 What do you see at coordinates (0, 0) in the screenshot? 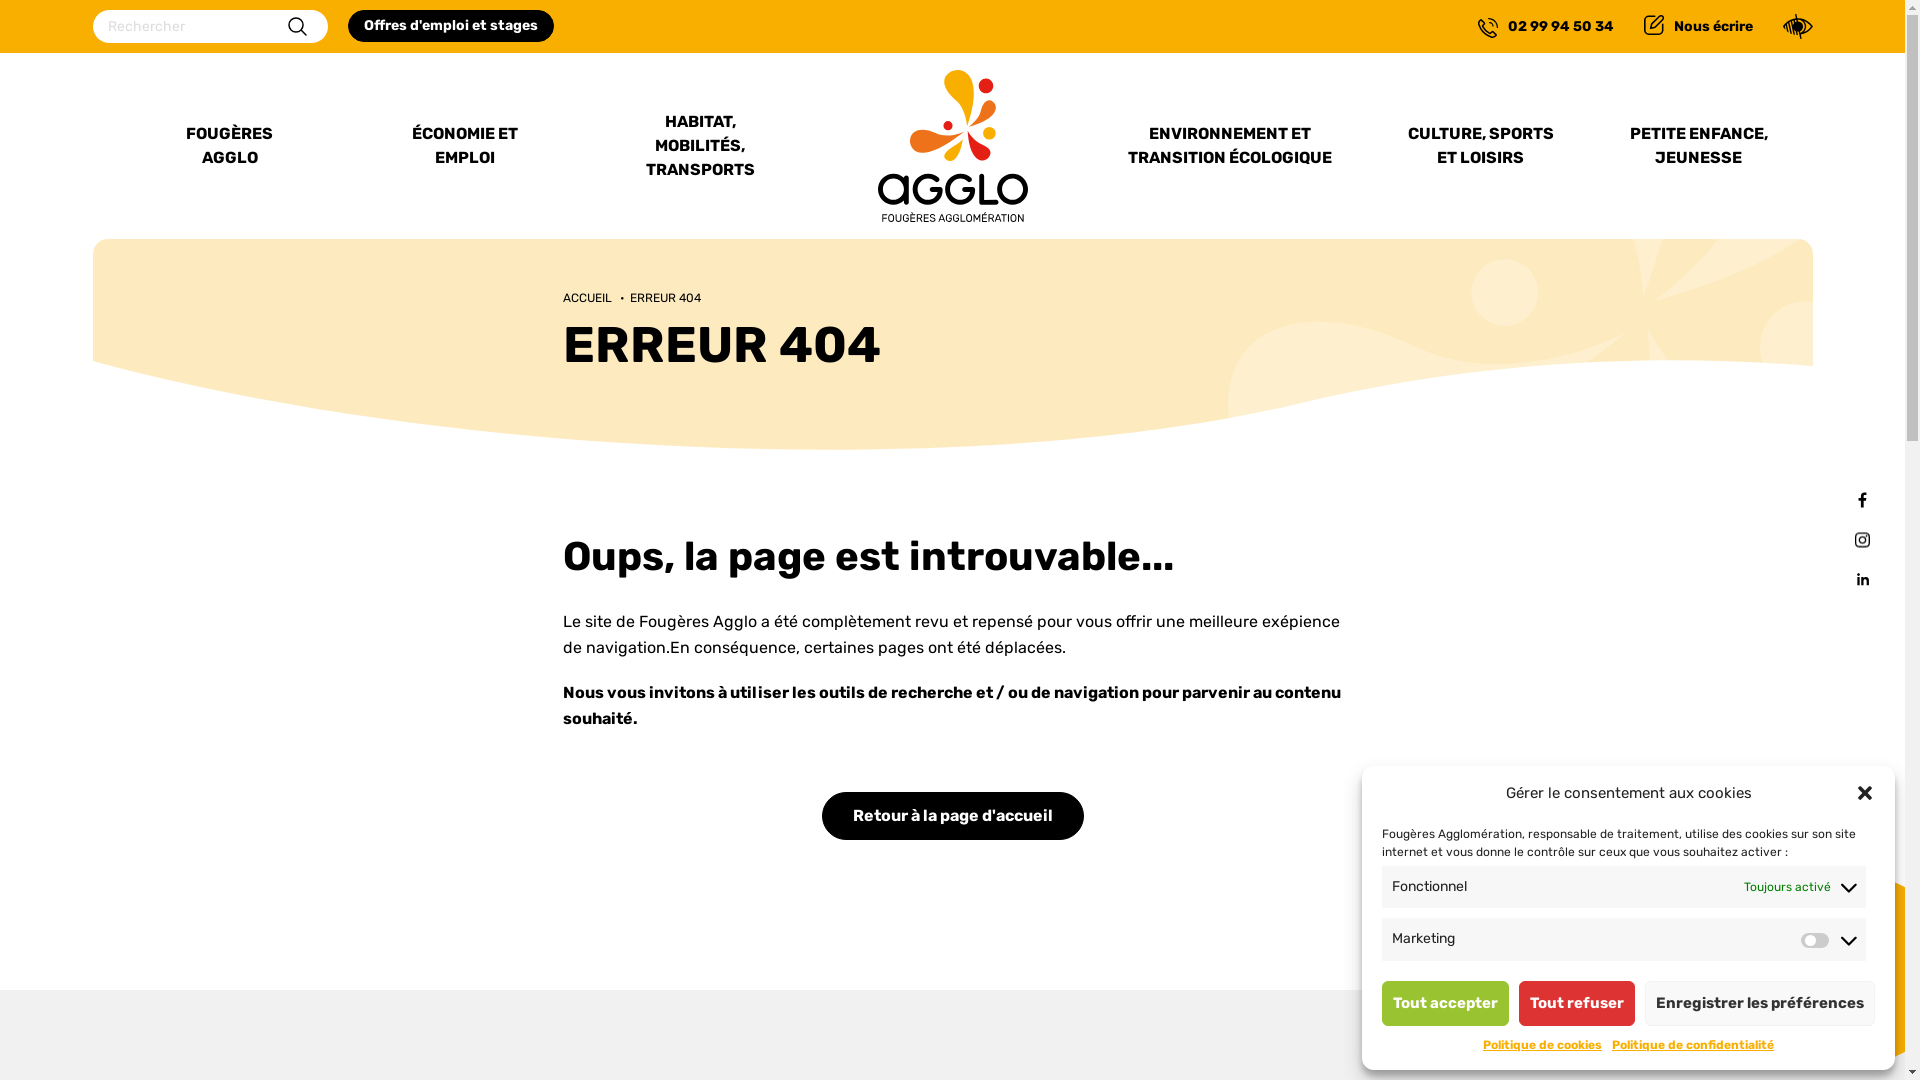
I see `'Confort'` at bounding box center [0, 0].